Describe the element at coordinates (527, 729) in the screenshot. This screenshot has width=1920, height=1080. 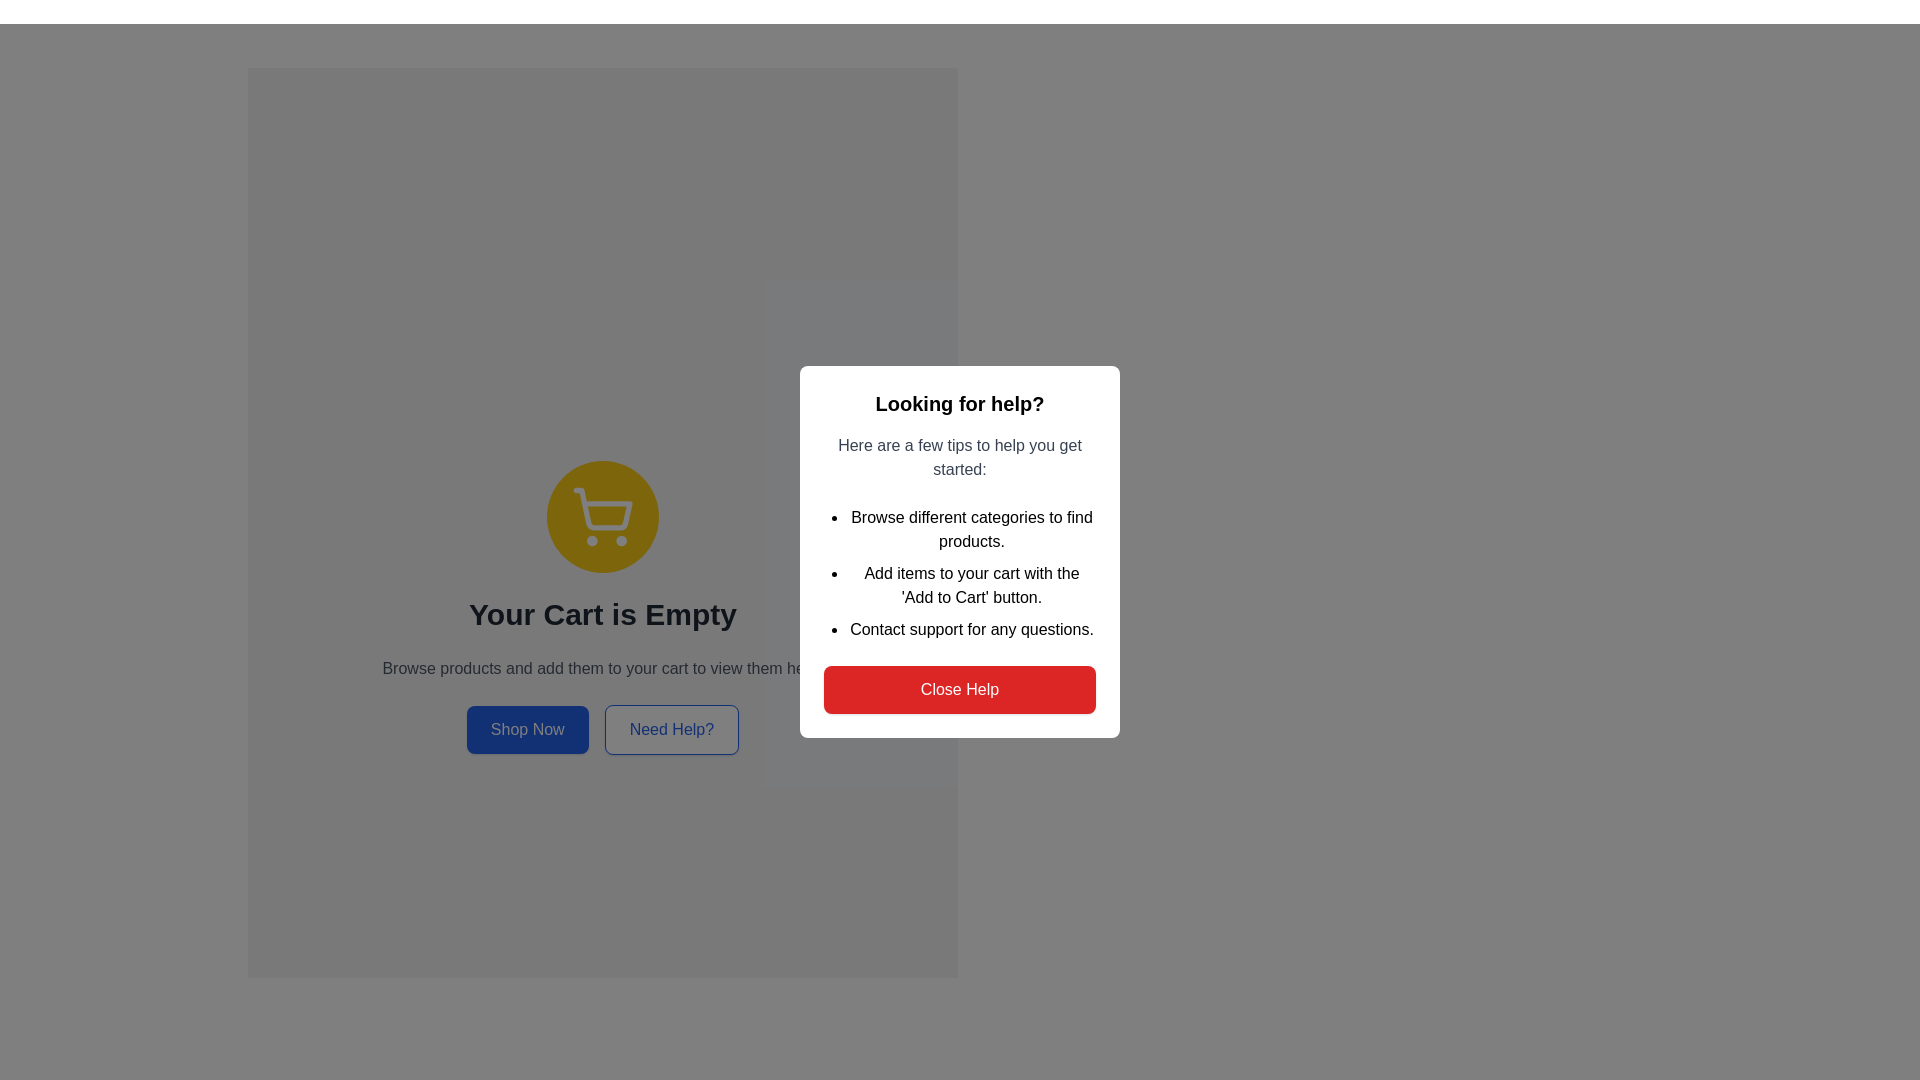
I see `the shopping initiation button located below 'Your Cart is Empty' and to the left of the 'Need Help?' button` at that location.